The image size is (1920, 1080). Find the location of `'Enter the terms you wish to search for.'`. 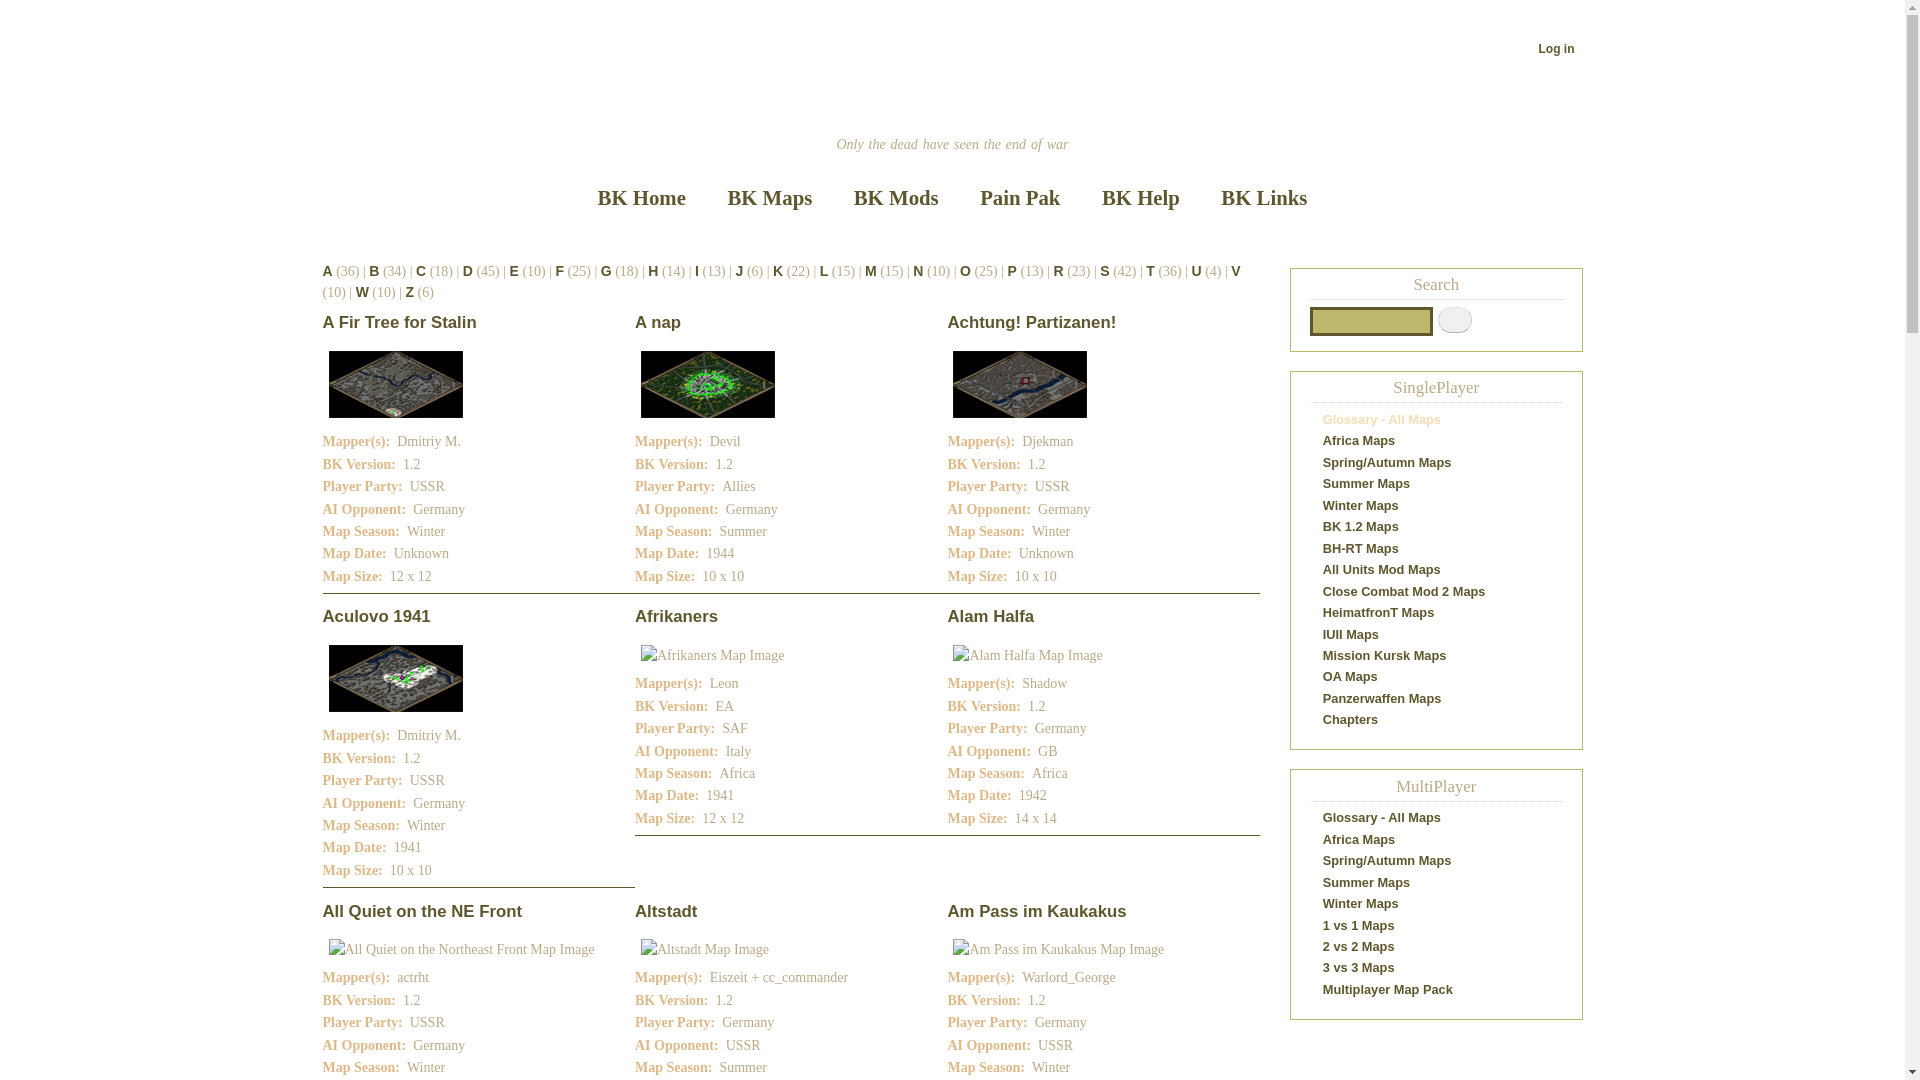

'Enter the terms you wish to search for.' is located at coordinates (1370, 320).